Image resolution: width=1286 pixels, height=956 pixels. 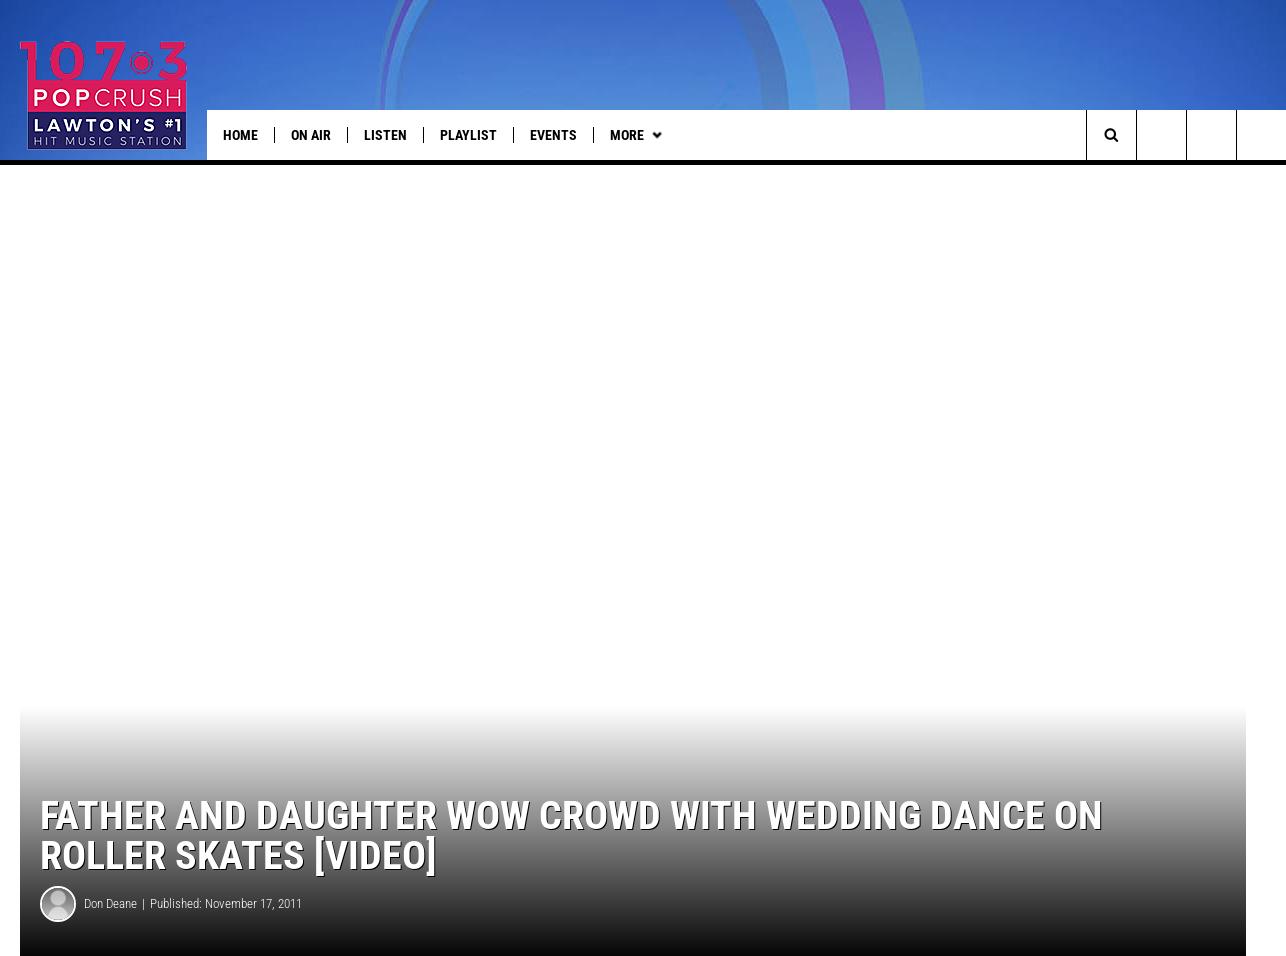 I want to click on 'Events', so click(x=552, y=134).